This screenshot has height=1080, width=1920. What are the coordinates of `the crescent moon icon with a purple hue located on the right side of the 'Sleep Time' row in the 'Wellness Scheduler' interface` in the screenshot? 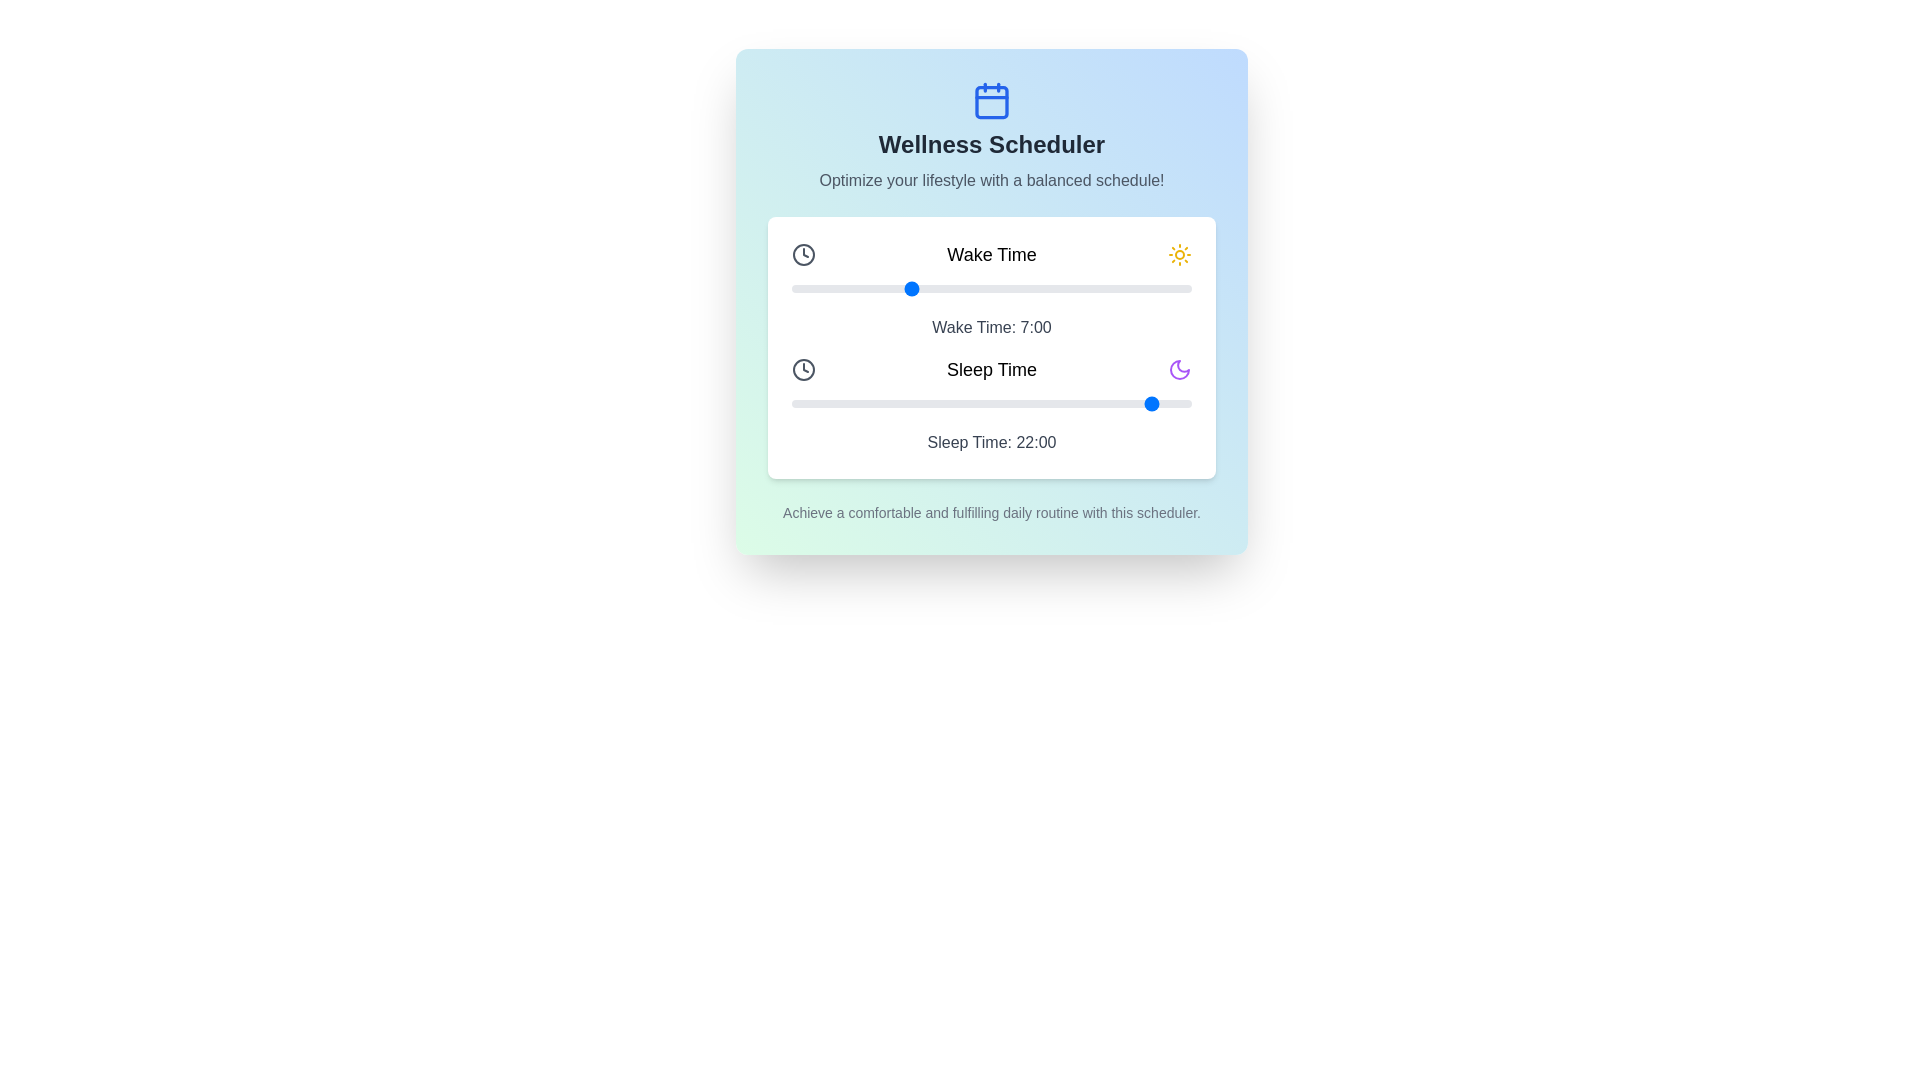 It's located at (1180, 370).